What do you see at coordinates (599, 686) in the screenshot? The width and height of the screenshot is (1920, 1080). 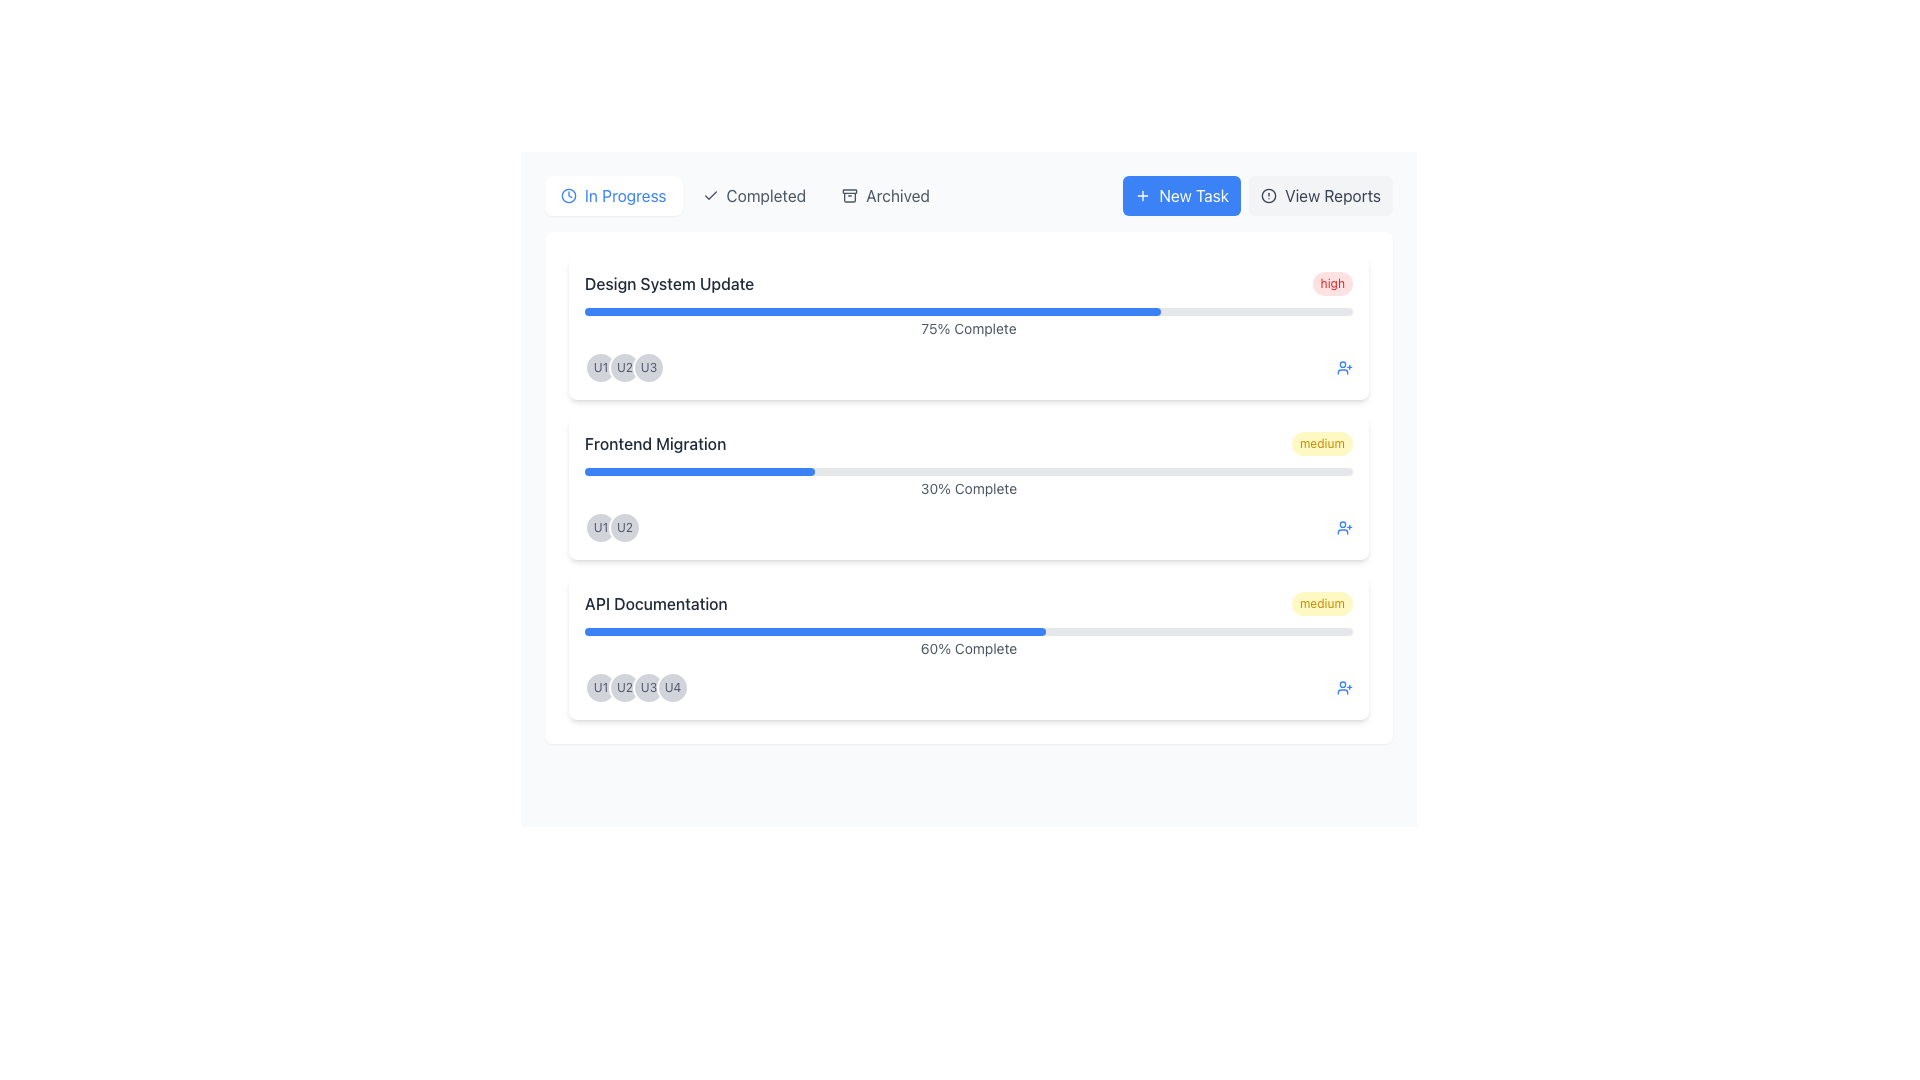 I see `the user badge displaying 'U1', which is the leftmost circular avatar in the 'API Documentation' section` at bounding box center [599, 686].